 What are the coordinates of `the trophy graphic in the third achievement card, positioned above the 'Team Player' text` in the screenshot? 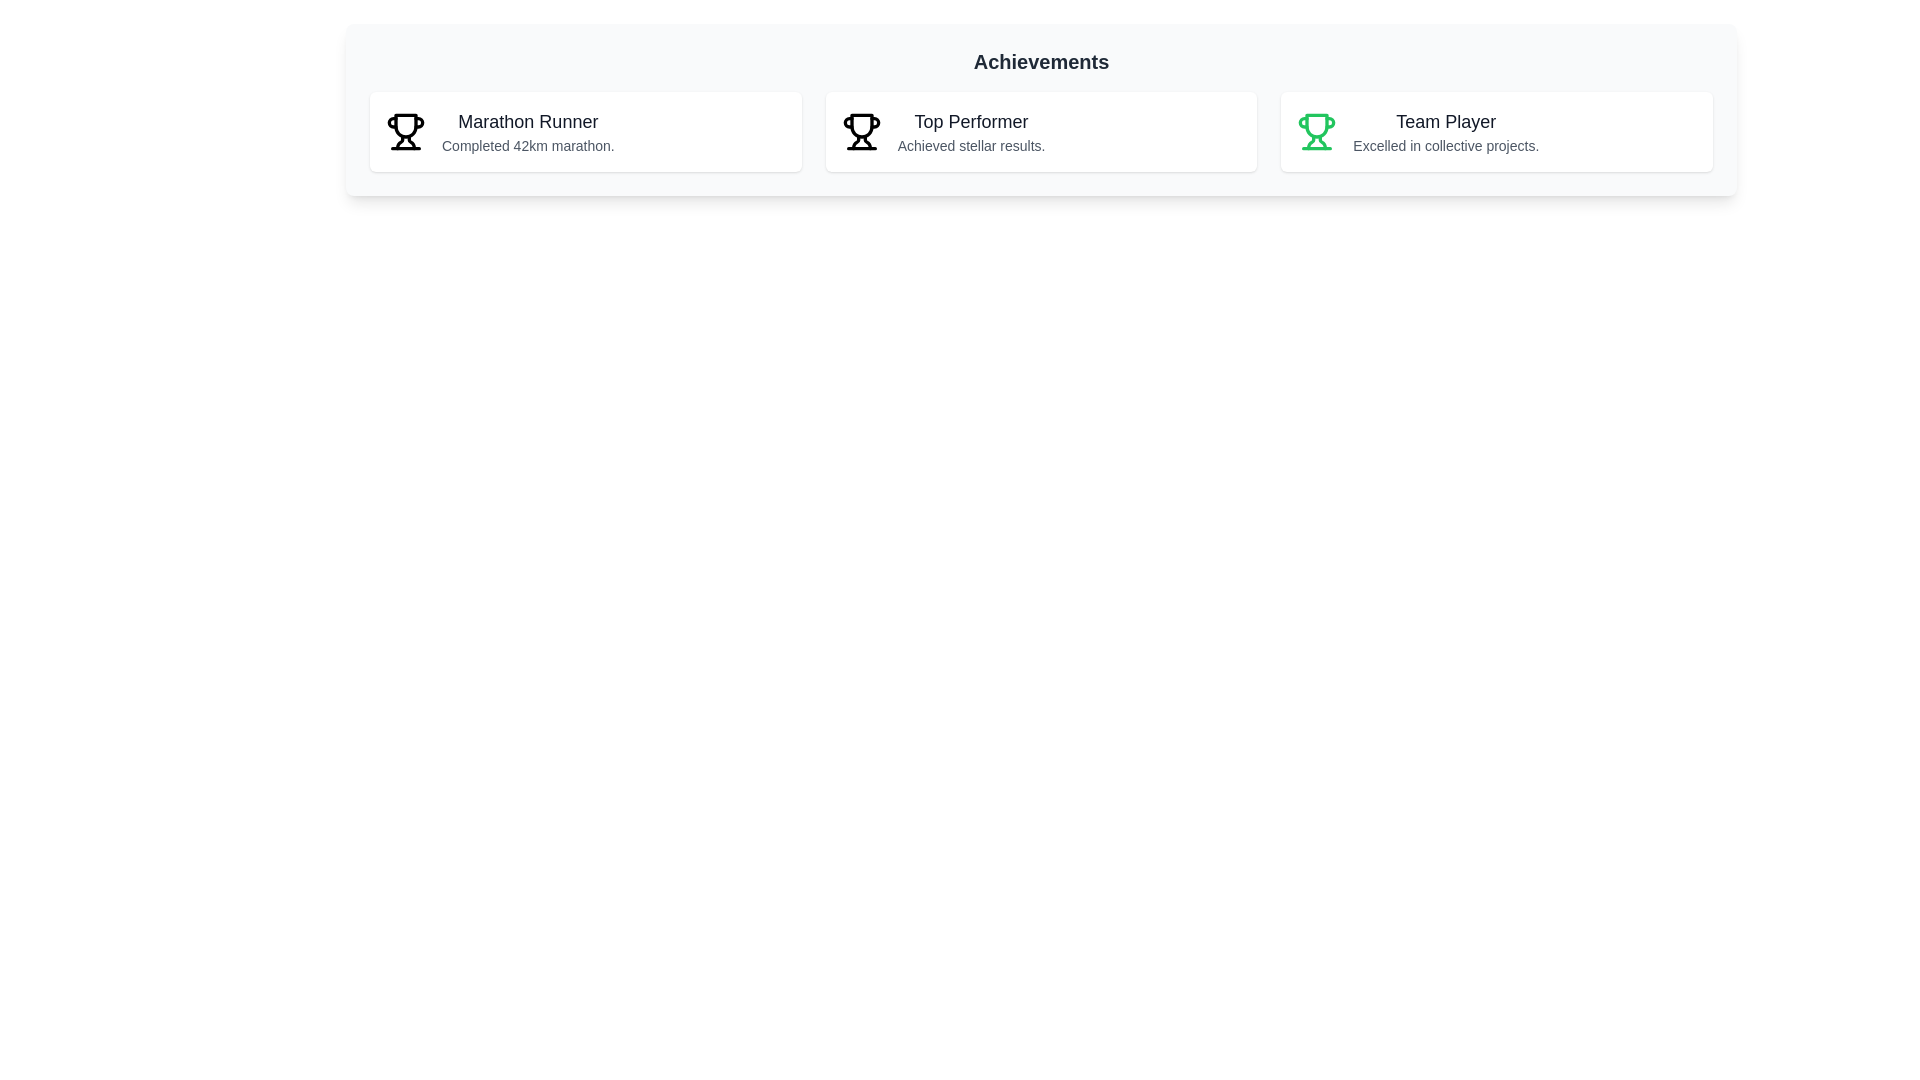 It's located at (1317, 126).